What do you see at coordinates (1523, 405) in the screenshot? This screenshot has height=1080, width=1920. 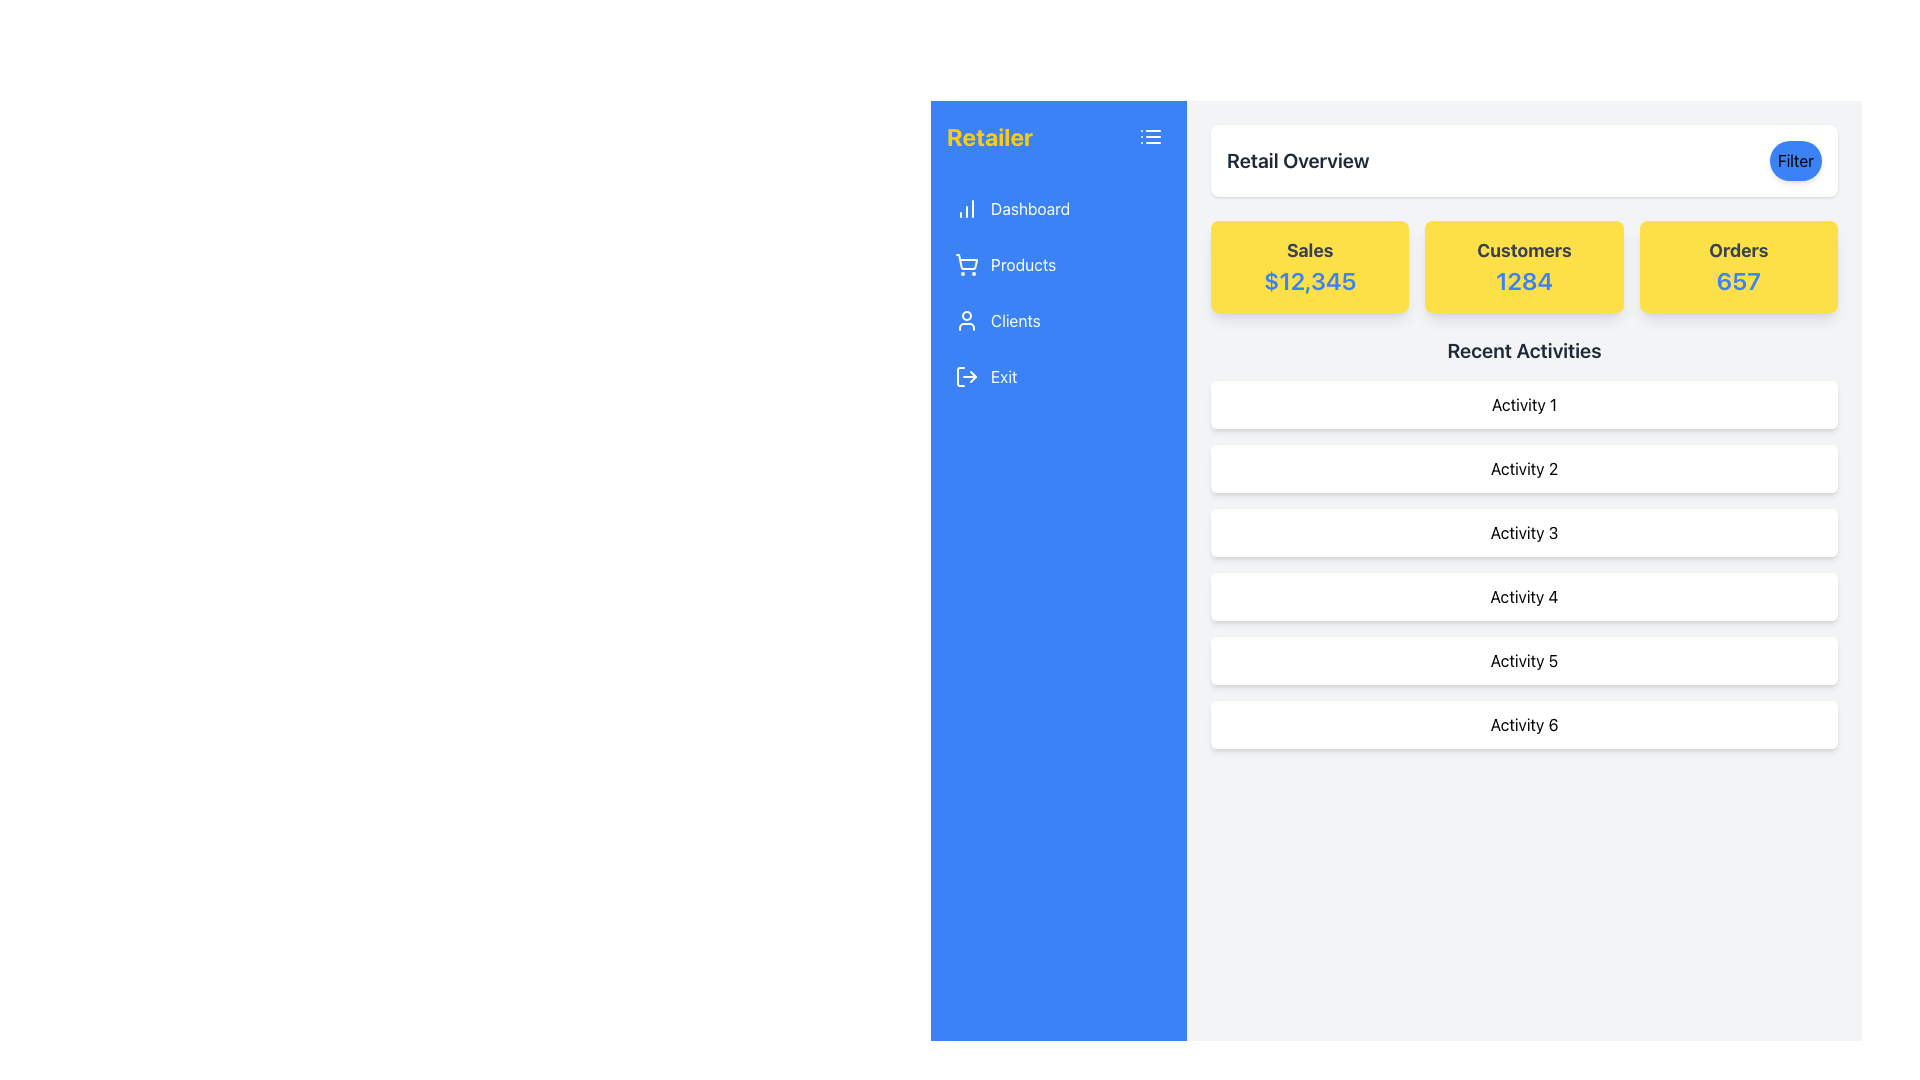 I see `the first Button-like card representing 'Activity 1' in the list below the 'Recent Activities' header` at bounding box center [1523, 405].